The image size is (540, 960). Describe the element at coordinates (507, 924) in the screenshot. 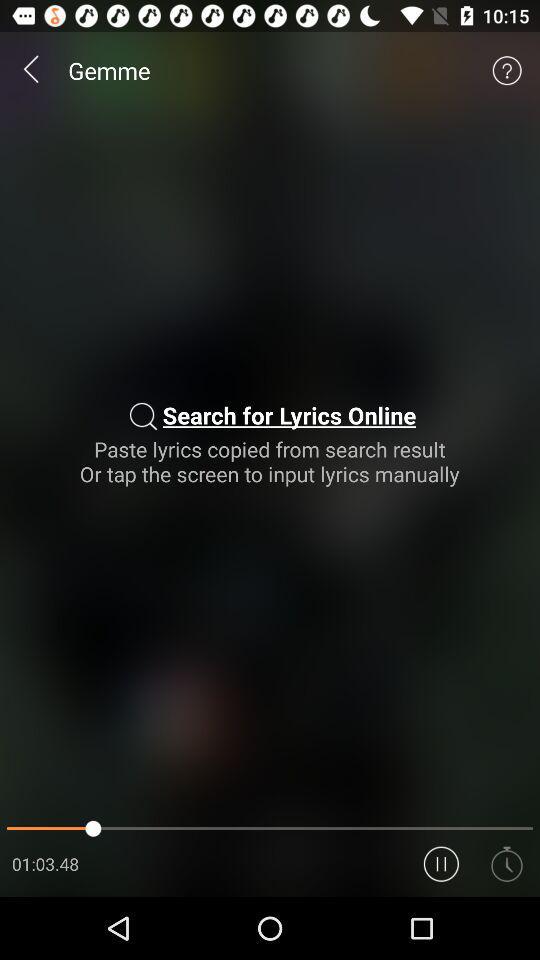

I see `the explore icon` at that location.